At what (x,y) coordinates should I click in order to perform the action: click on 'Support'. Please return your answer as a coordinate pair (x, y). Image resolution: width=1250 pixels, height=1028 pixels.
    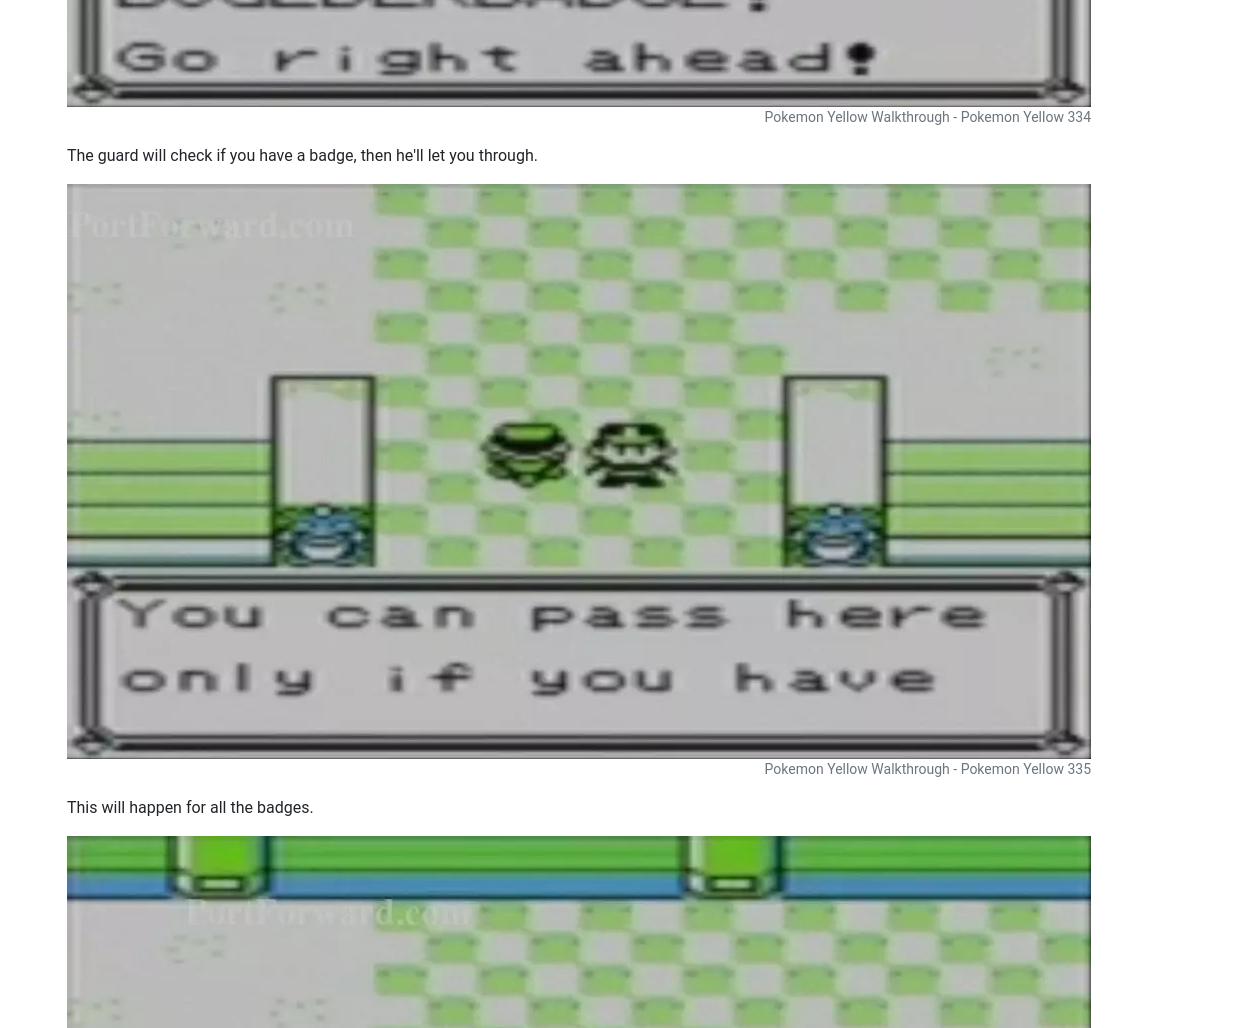
    Looking at the image, I should click on (285, 993).